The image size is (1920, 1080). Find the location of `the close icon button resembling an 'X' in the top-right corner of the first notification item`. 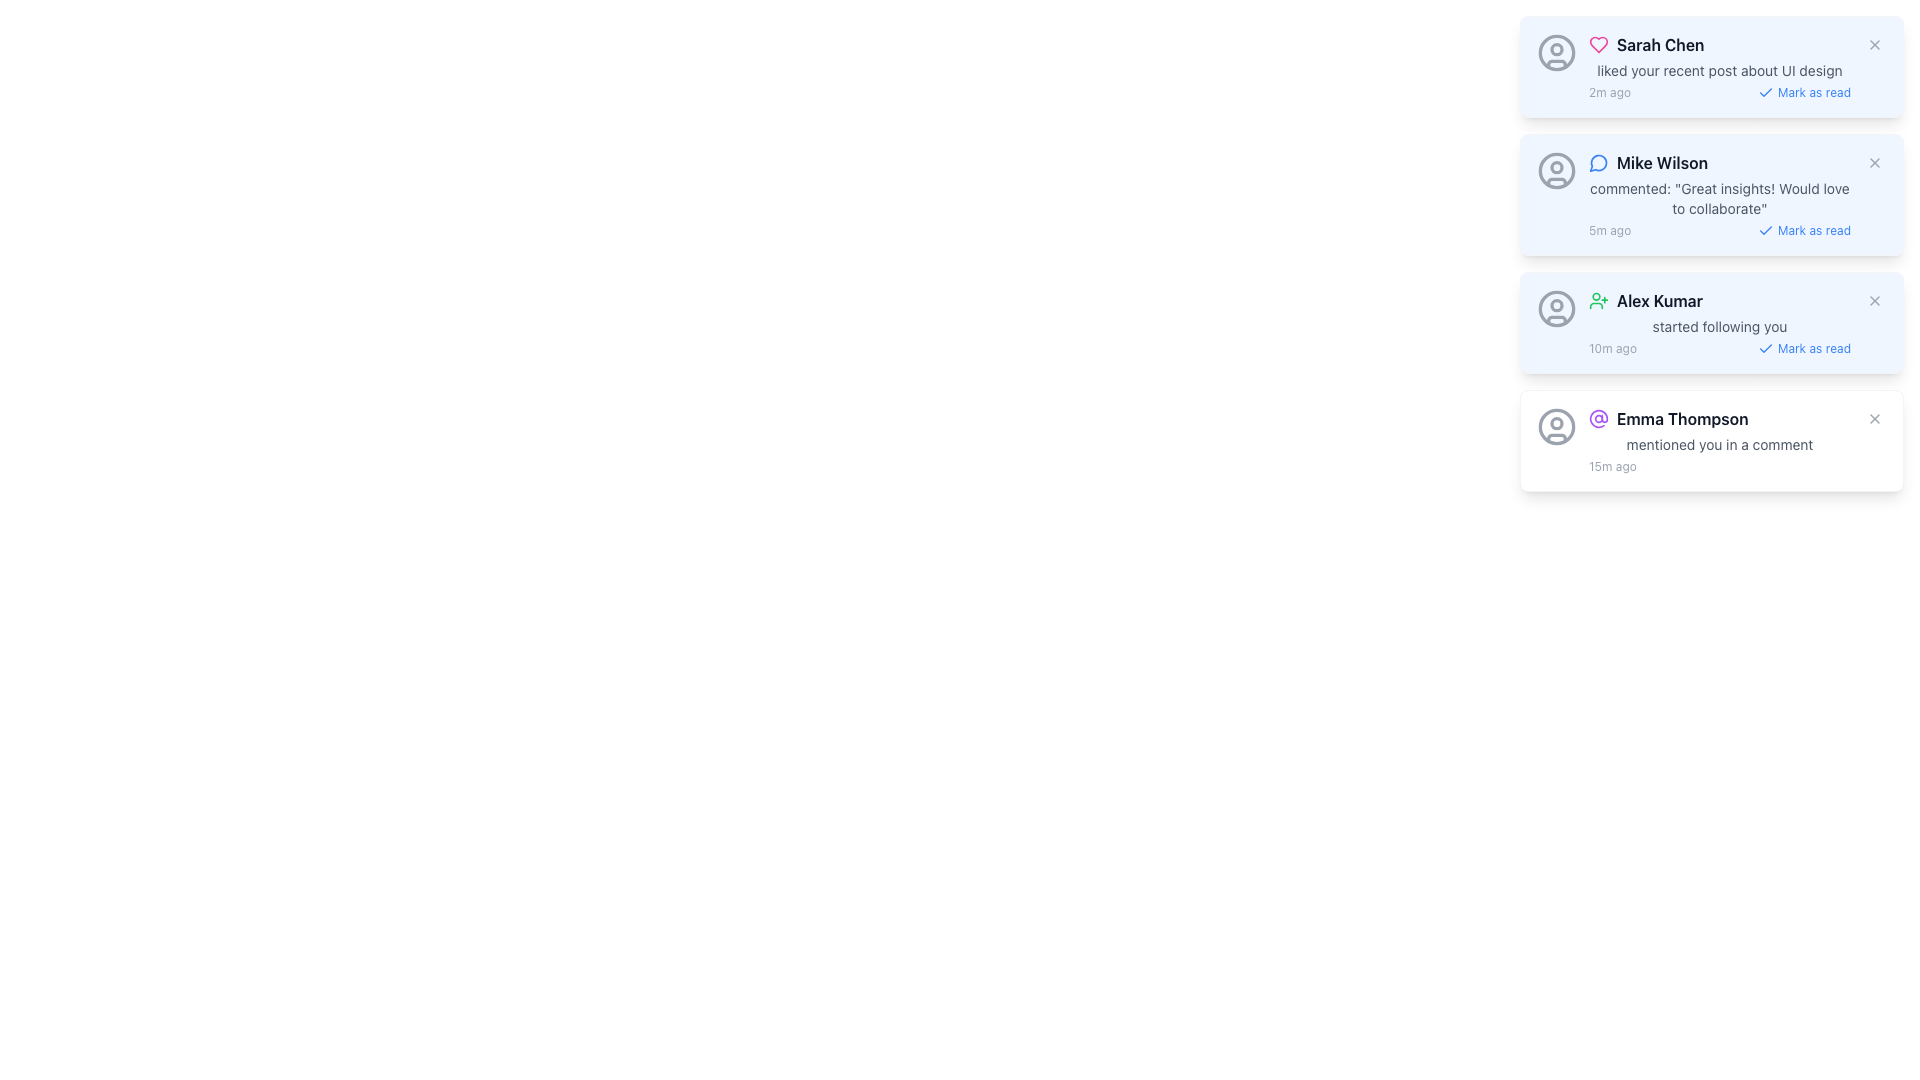

the close icon button resembling an 'X' in the top-right corner of the first notification item is located at coordinates (1874, 45).